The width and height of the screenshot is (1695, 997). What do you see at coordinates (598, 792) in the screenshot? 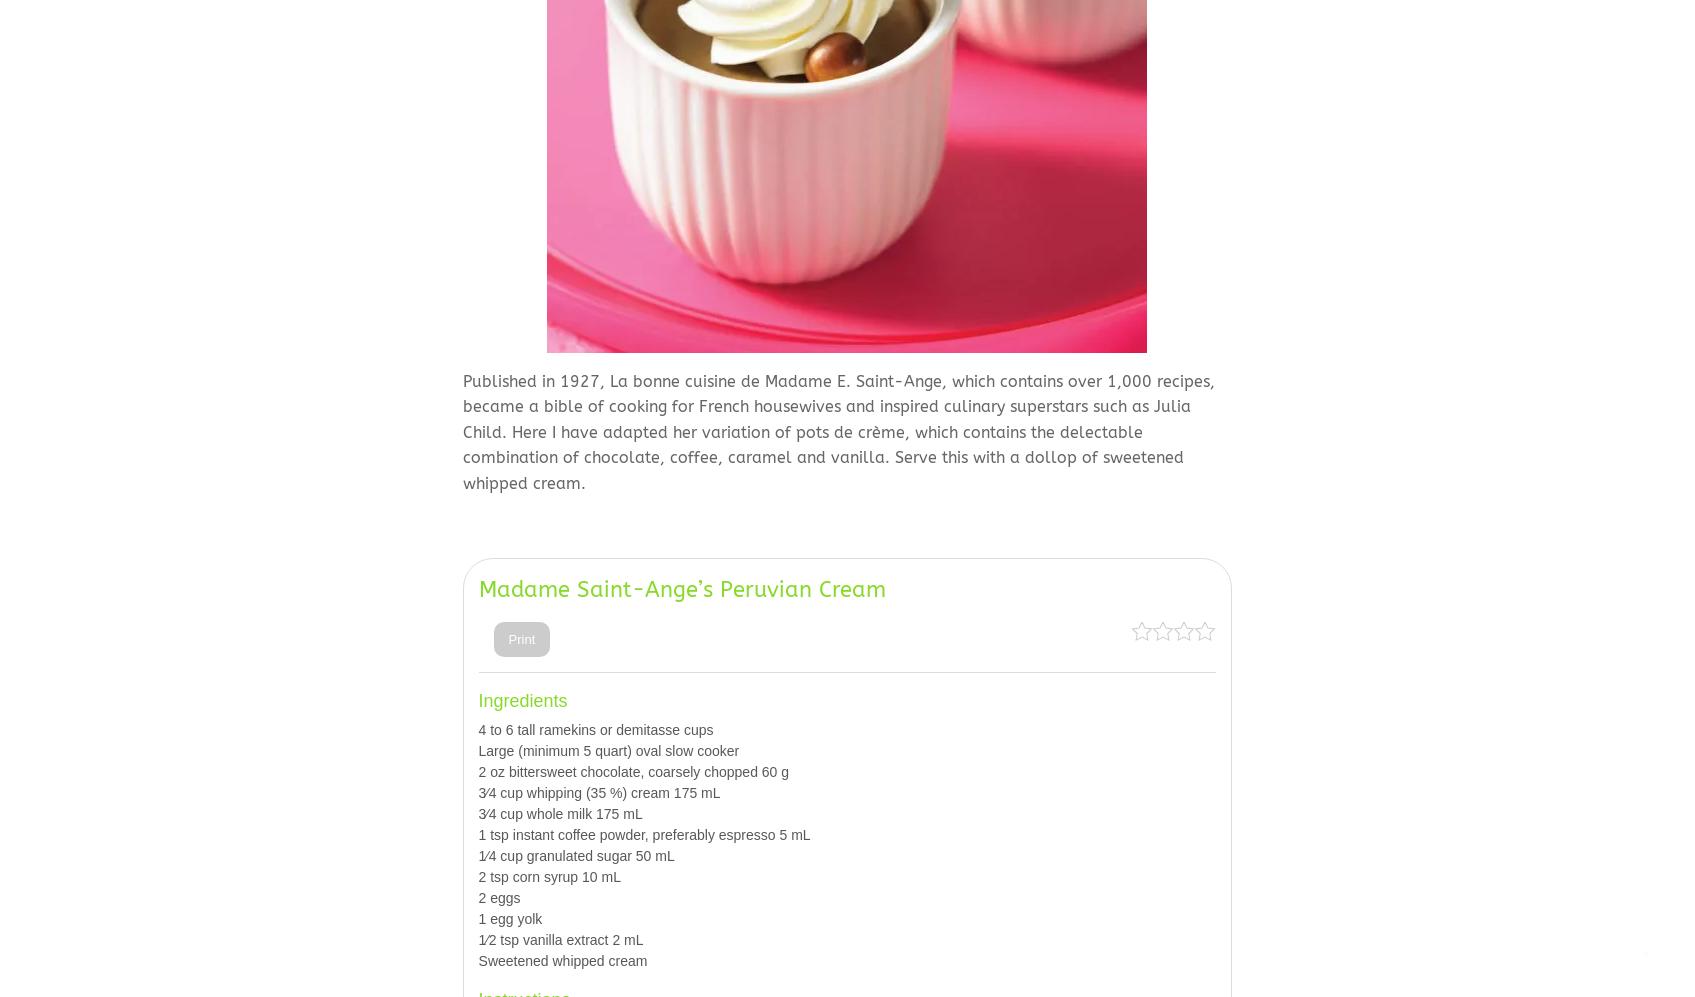
I see `'3⁄4 cup           whipping (35 %) cream        175 mL'` at bounding box center [598, 792].